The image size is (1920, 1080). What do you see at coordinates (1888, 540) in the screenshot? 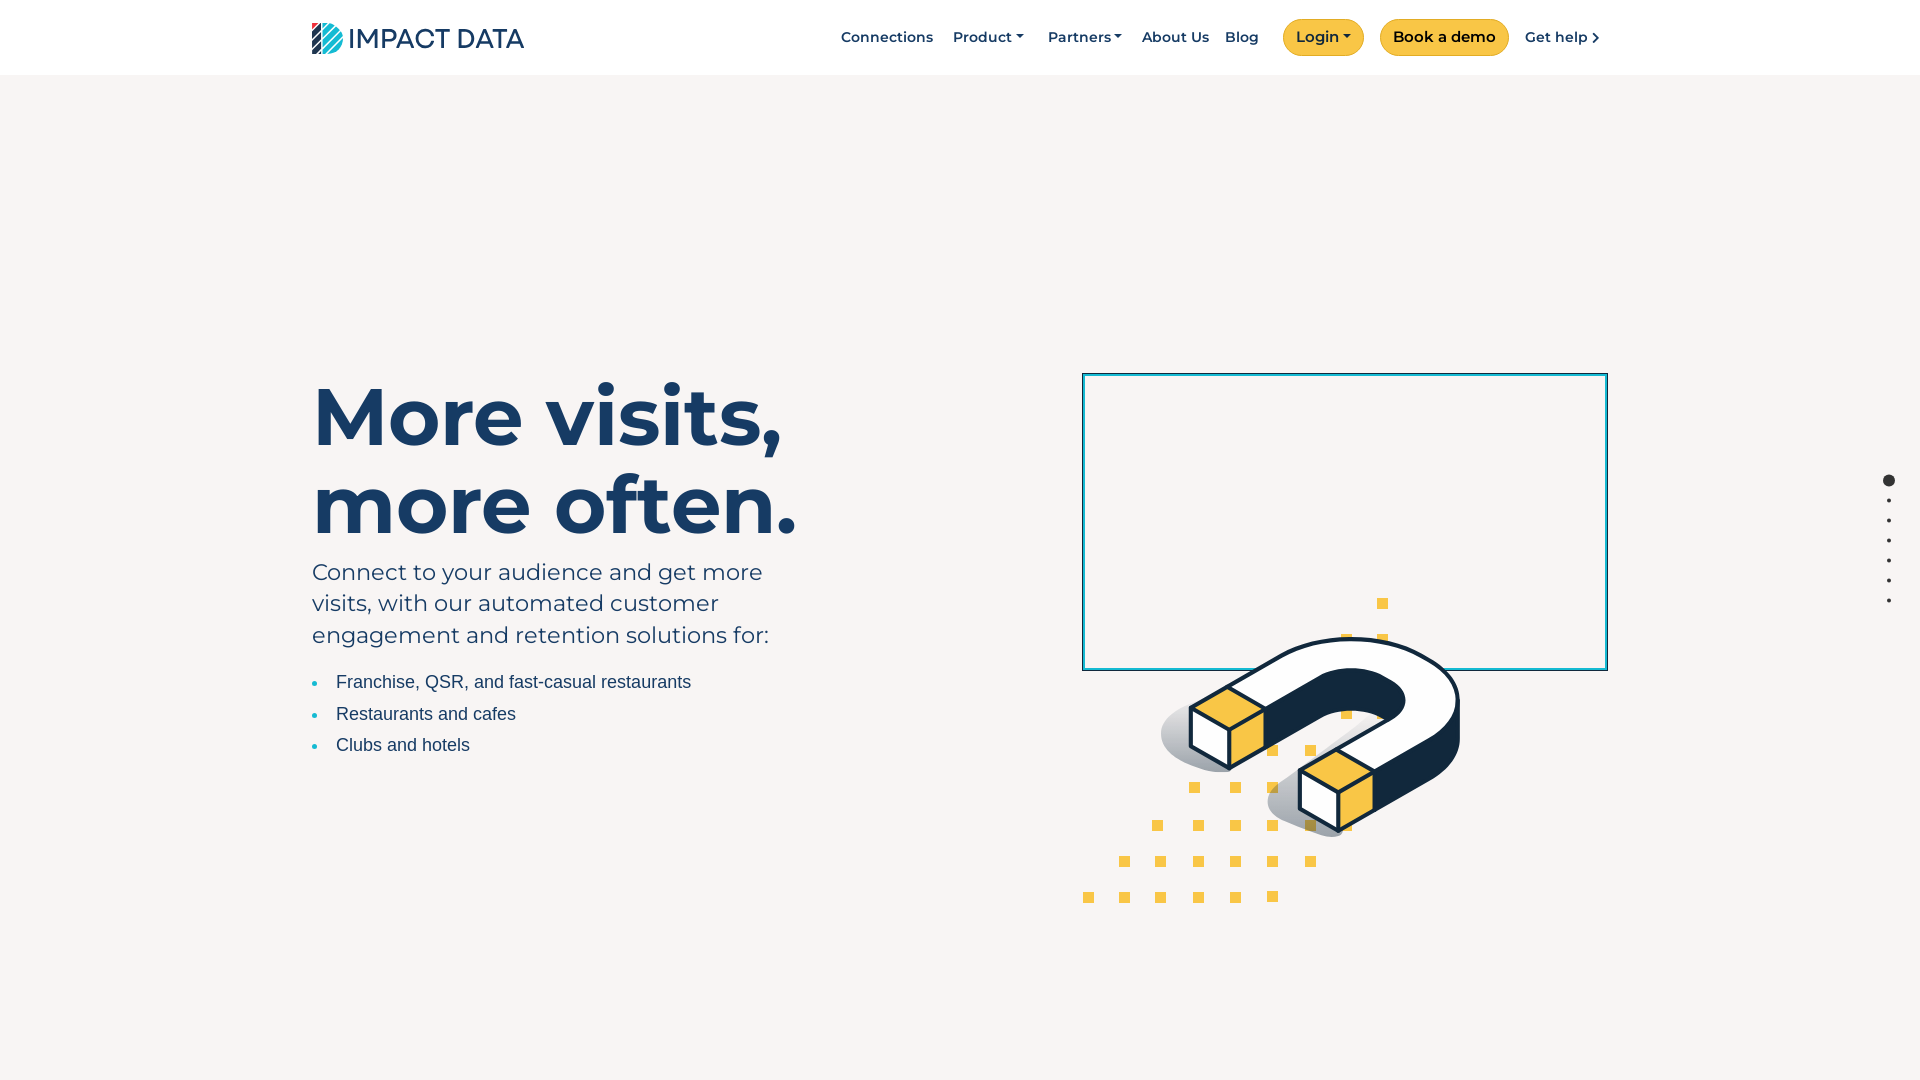
I see `'Section 4'` at bounding box center [1888, 540].